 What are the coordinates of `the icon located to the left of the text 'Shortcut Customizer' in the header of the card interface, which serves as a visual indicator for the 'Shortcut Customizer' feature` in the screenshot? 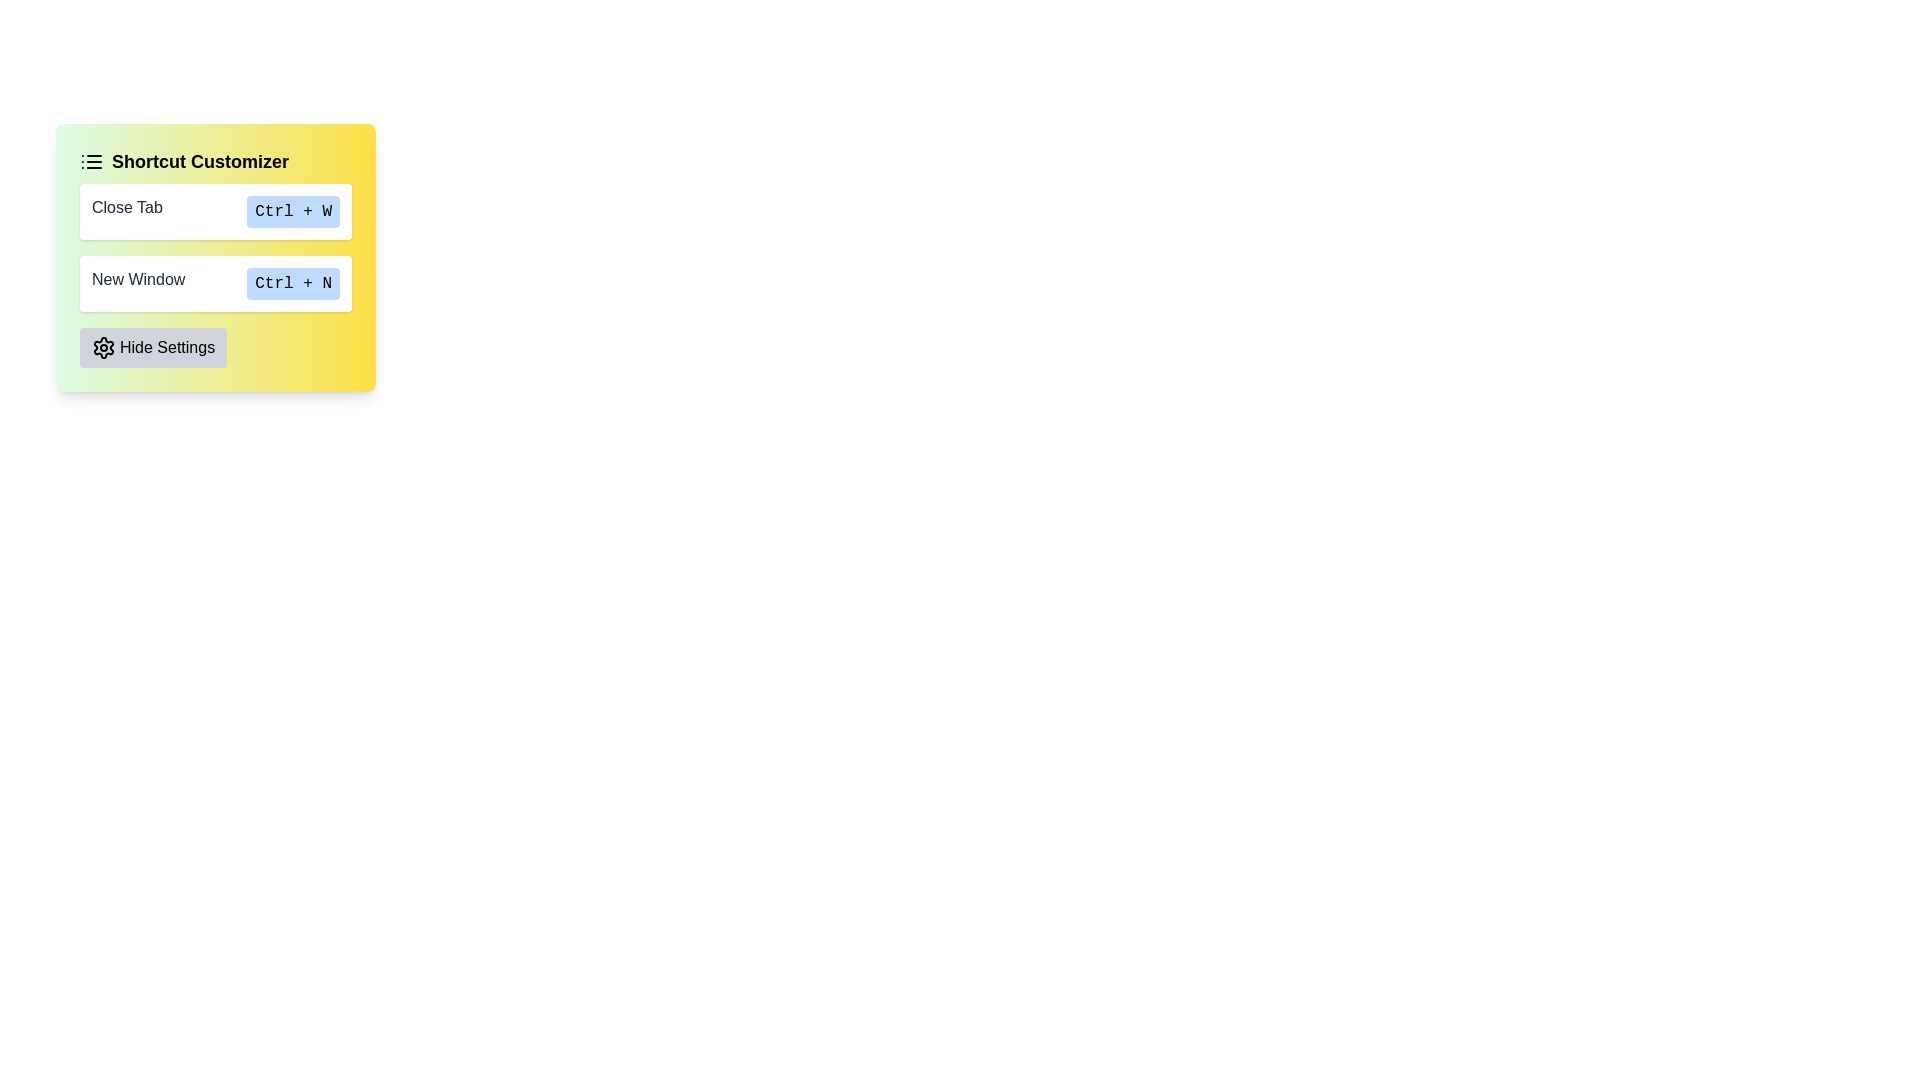 It's located at (90, 161).